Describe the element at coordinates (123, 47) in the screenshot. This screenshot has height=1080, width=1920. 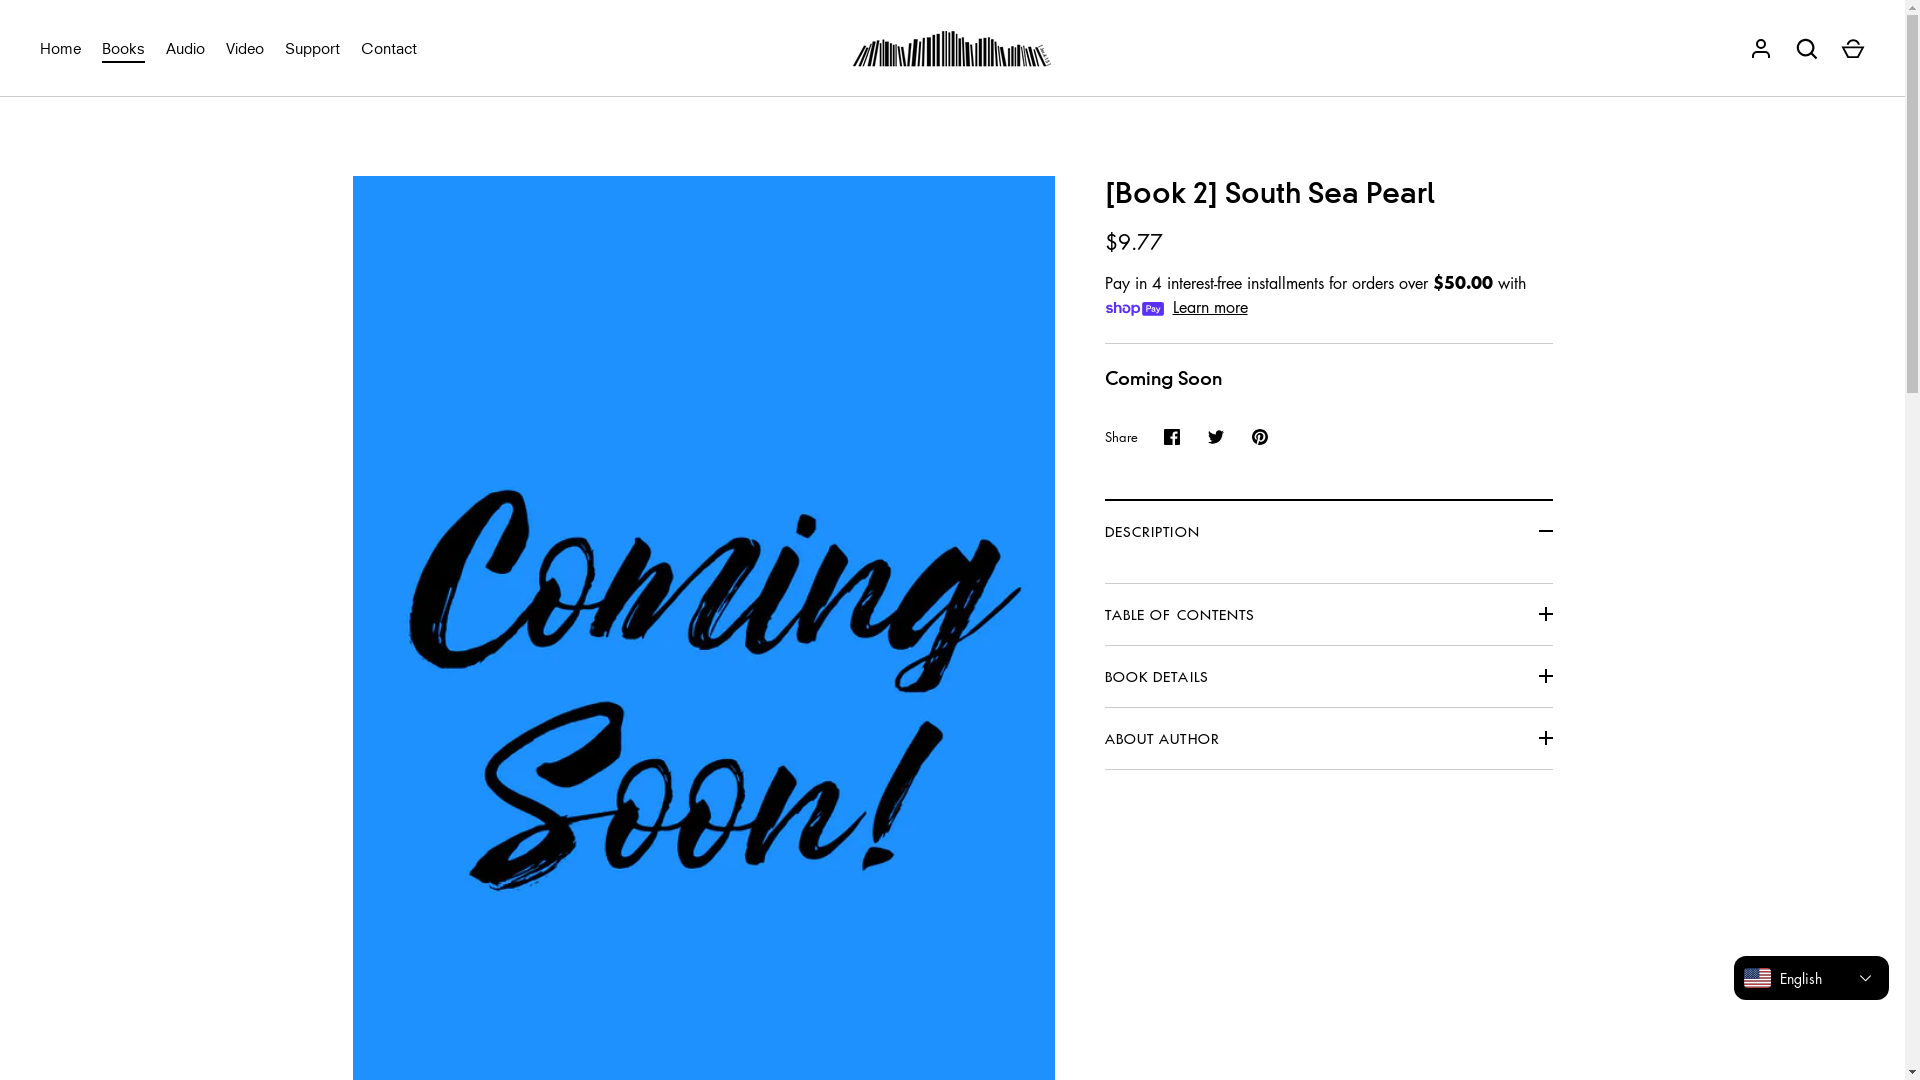
I see `'Books'` at that location.